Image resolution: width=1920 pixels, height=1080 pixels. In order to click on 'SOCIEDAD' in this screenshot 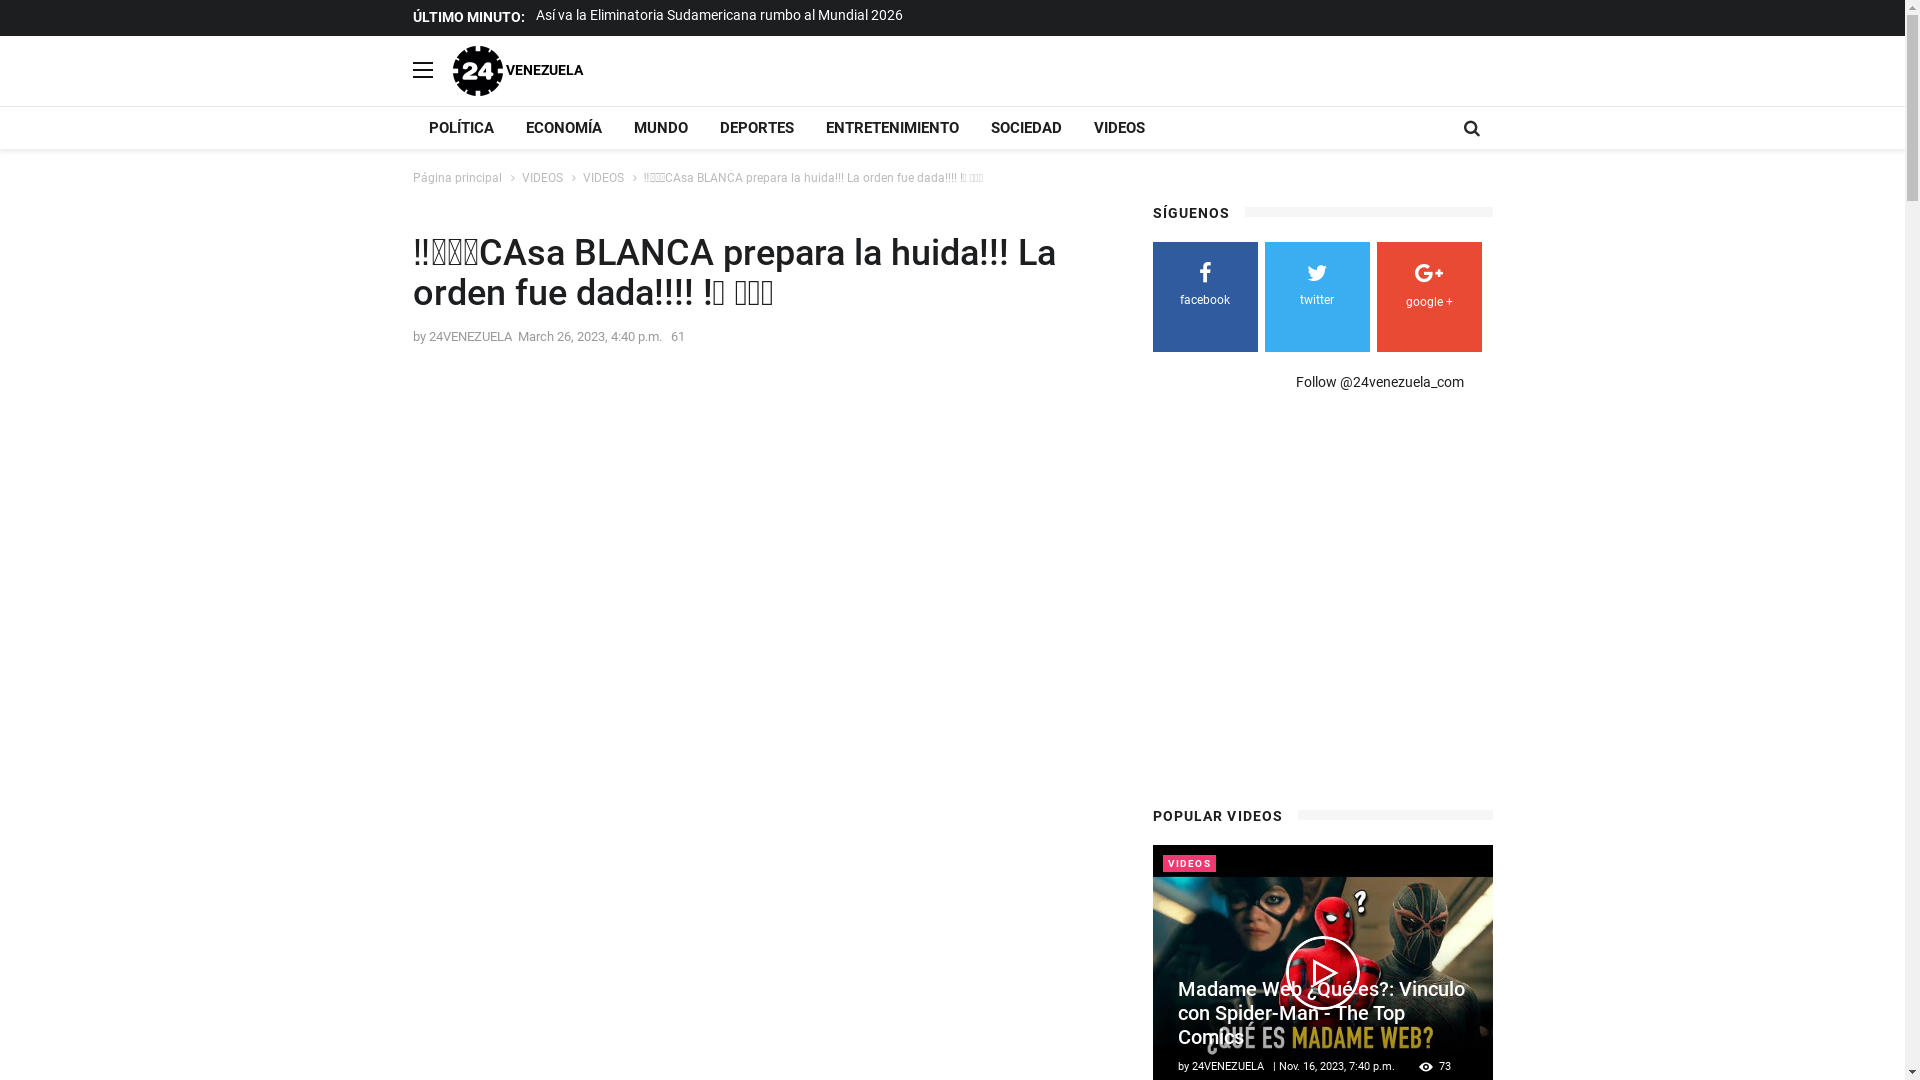, I will do `click(1025, 127)`.